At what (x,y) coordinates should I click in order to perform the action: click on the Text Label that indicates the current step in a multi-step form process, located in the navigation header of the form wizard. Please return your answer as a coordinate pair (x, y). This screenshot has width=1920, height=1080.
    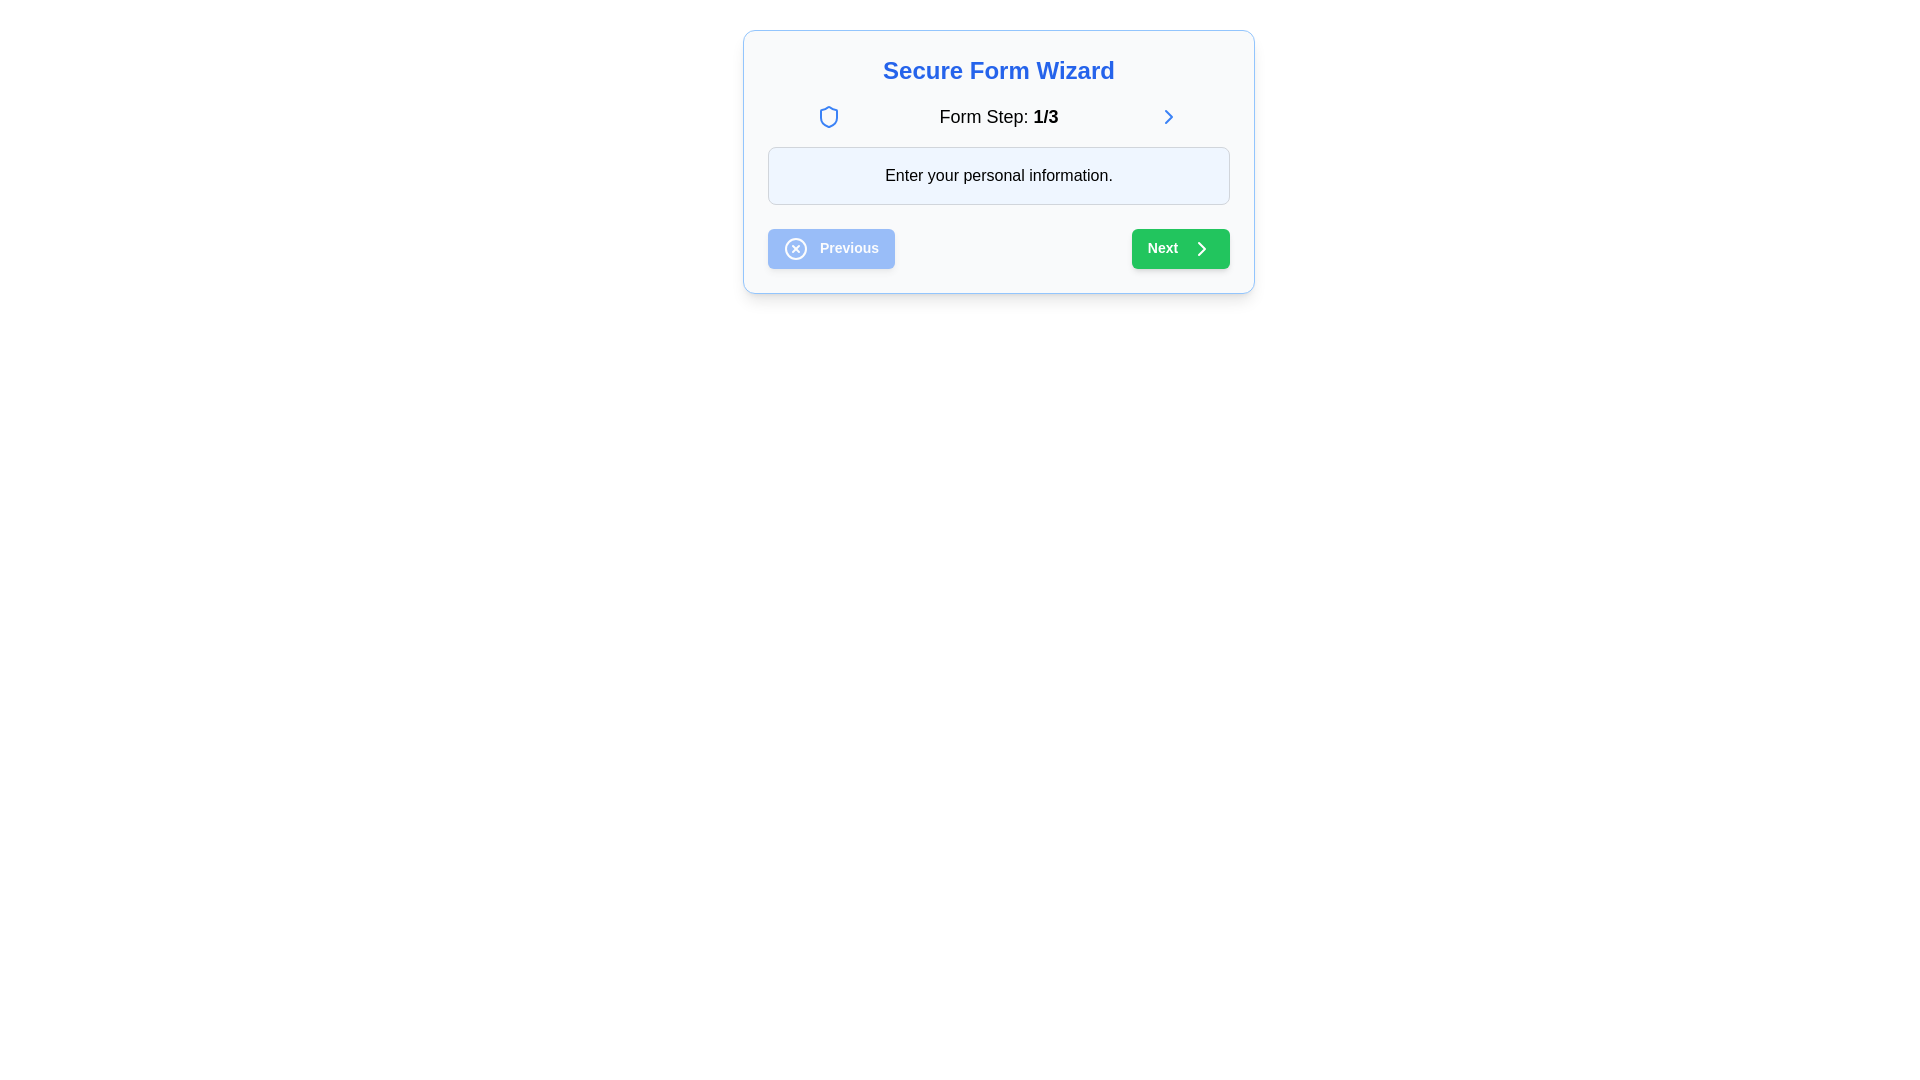
    Looking at the image, I should click on (998, 116).